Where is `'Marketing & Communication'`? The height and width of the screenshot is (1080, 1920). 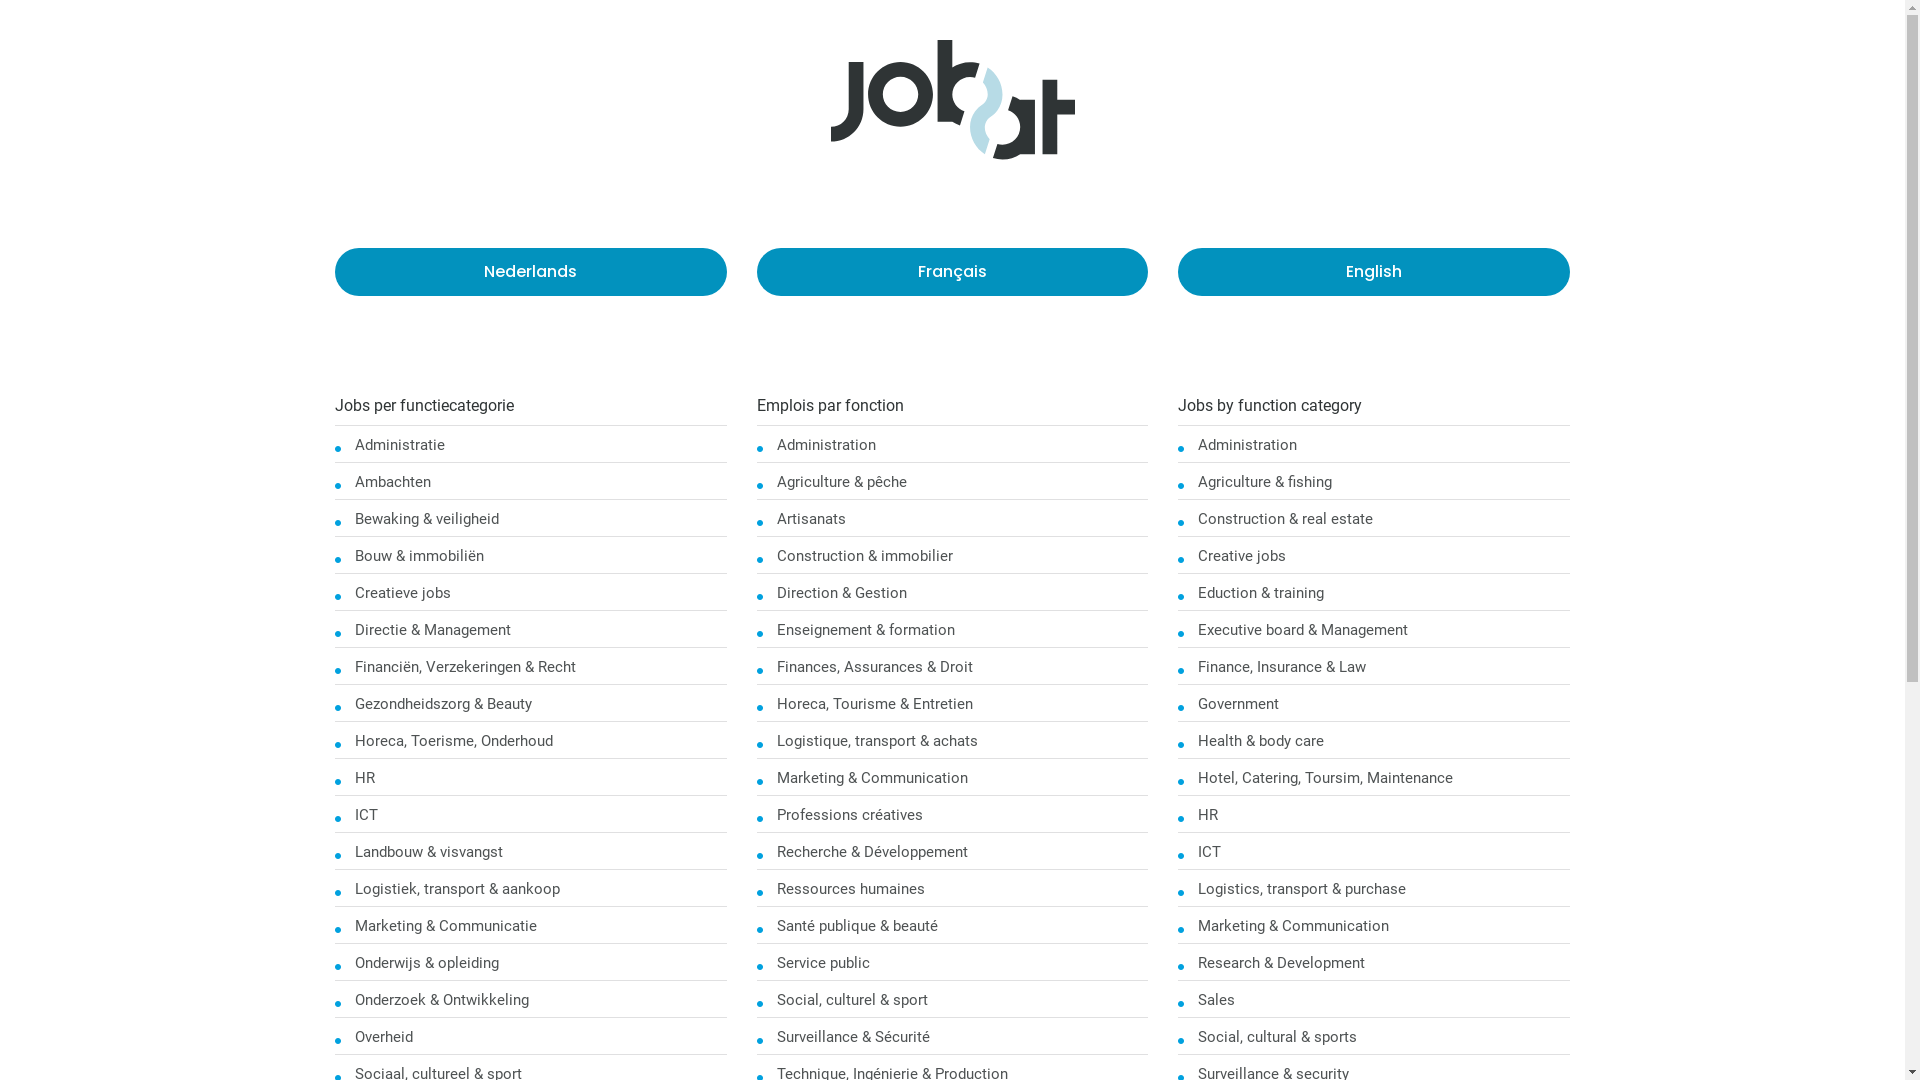 'Marketing & Communication' is located at coordinates (1293, 925).